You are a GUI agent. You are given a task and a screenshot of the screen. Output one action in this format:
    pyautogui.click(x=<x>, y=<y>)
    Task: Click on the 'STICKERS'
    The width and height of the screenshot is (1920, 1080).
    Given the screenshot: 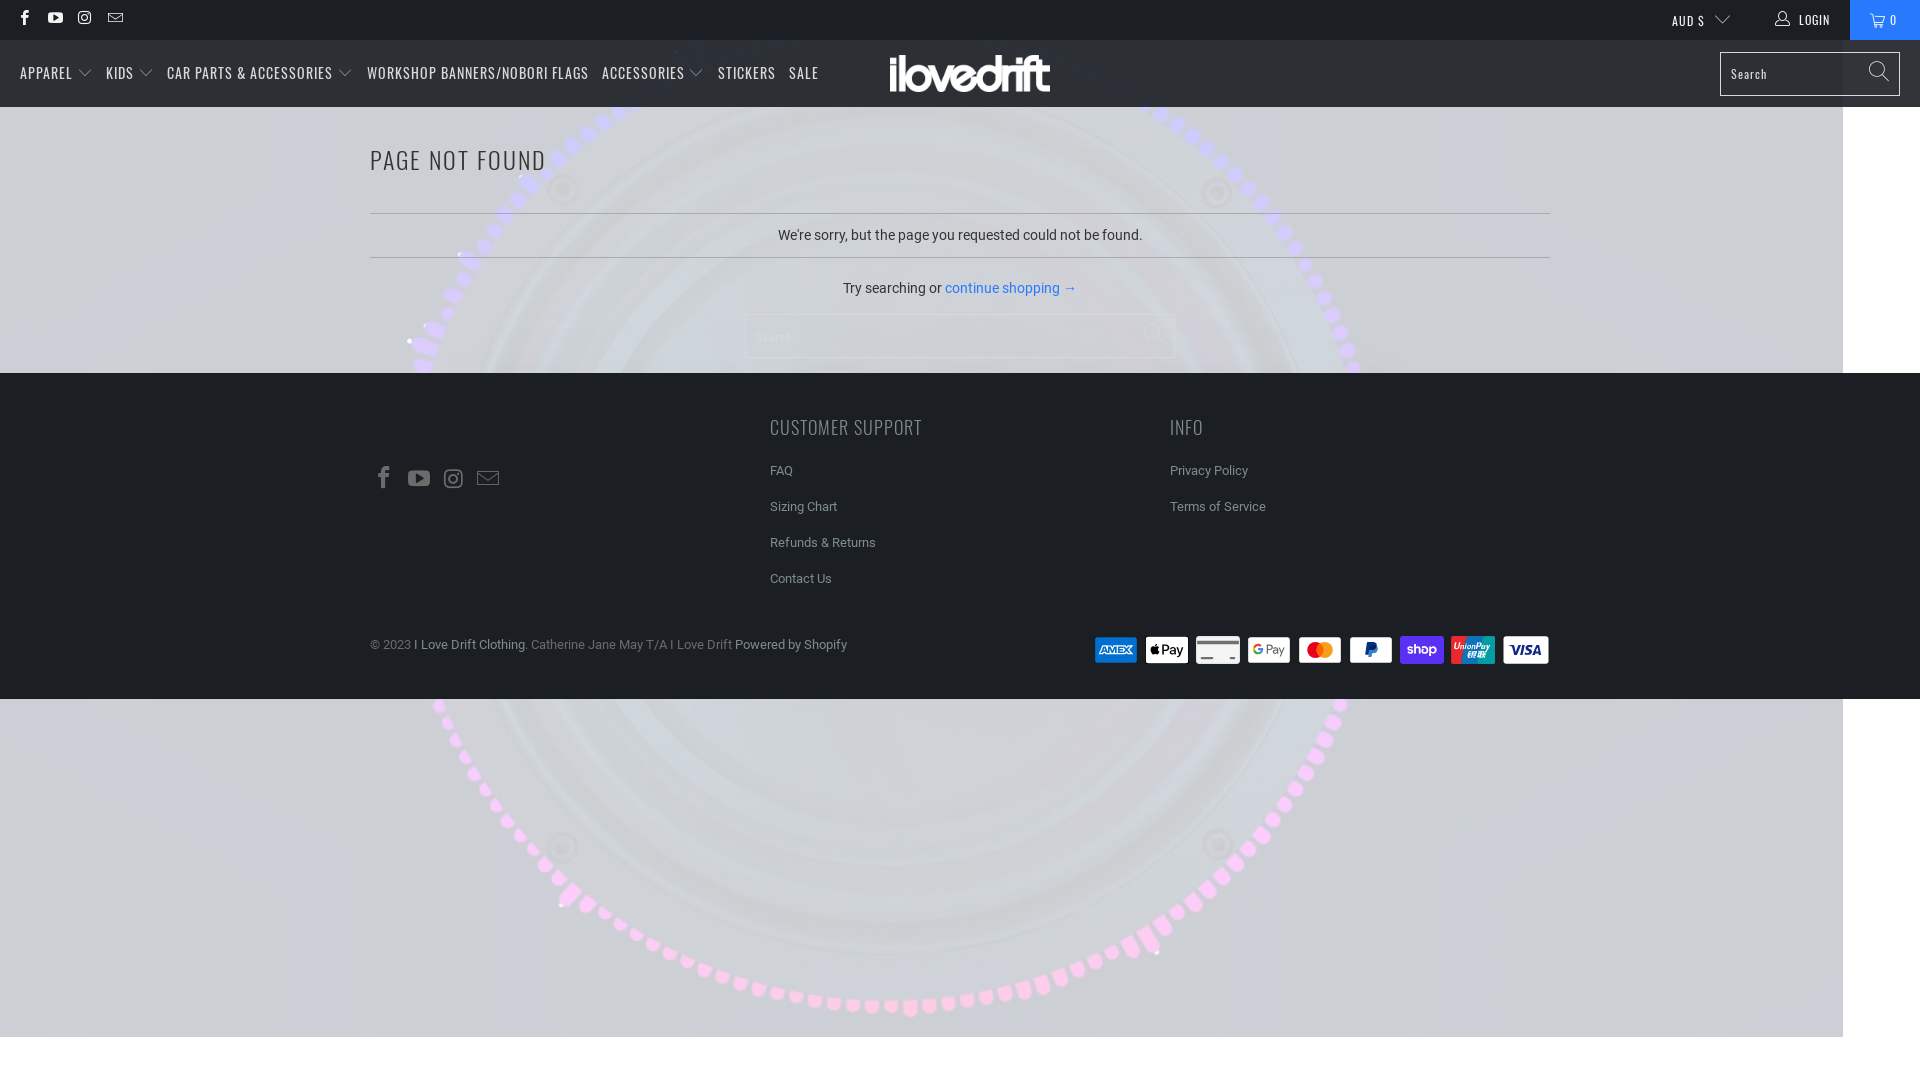 What is the action you would take?
    pyautogui.click(x=746, y=72)
    